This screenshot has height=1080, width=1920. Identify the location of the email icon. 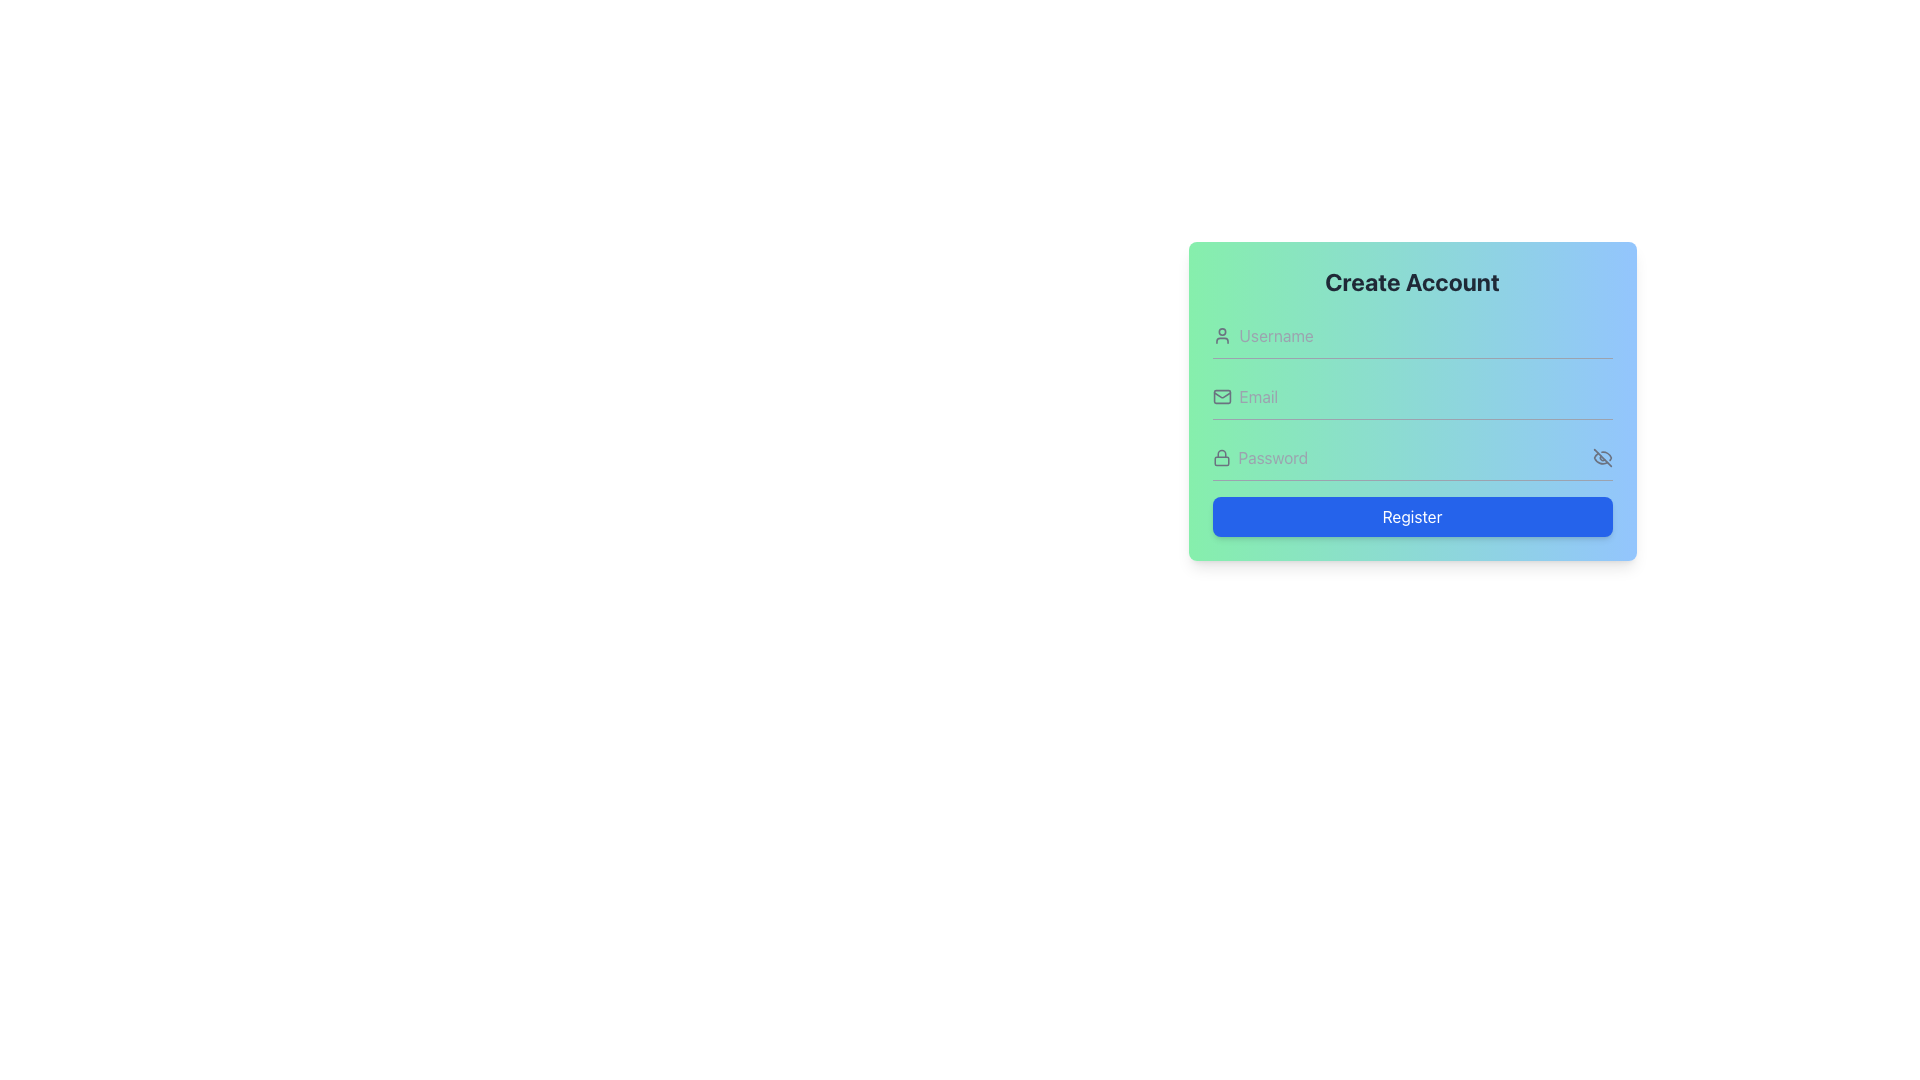
(1221, 397).